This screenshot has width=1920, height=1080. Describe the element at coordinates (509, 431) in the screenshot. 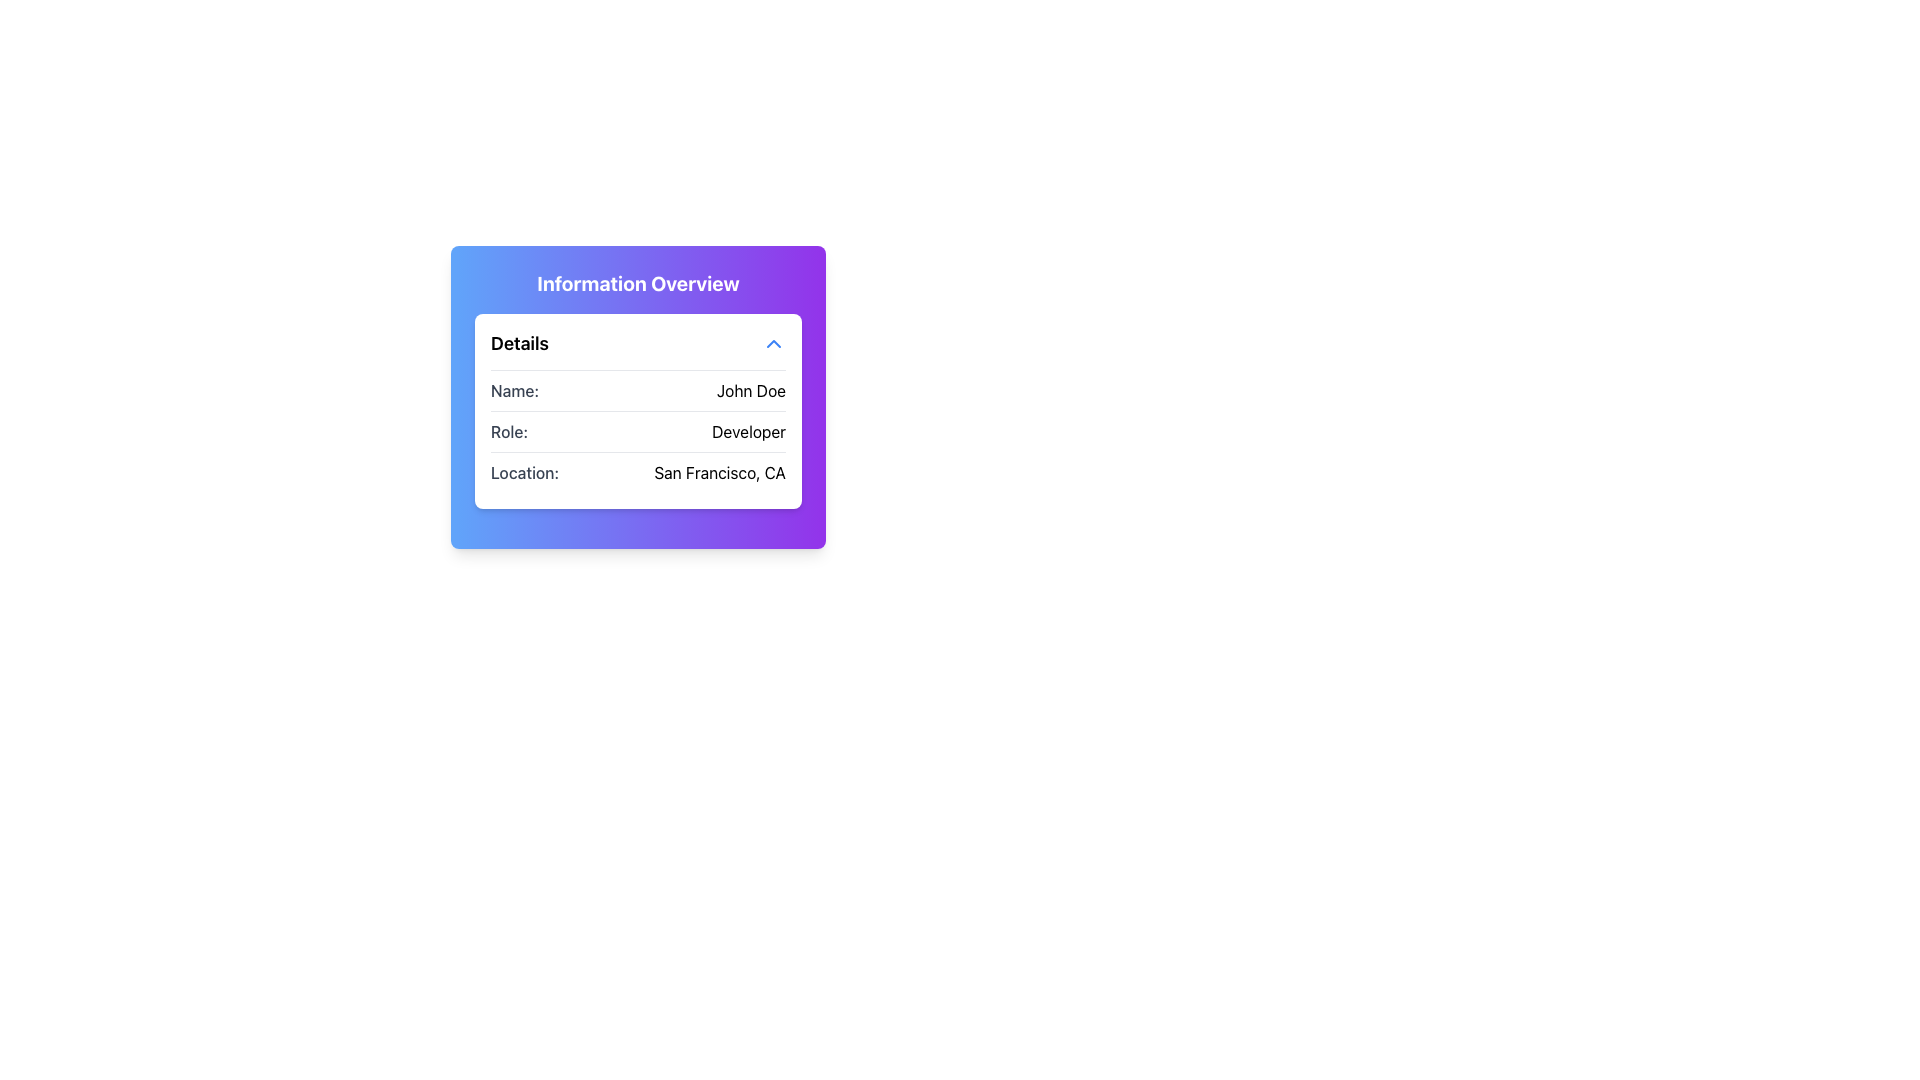

I see `the text label reading 'Role:' which is the leftmost text in the second row of a structured information card with a gradient blue-to-purple background` at that location.